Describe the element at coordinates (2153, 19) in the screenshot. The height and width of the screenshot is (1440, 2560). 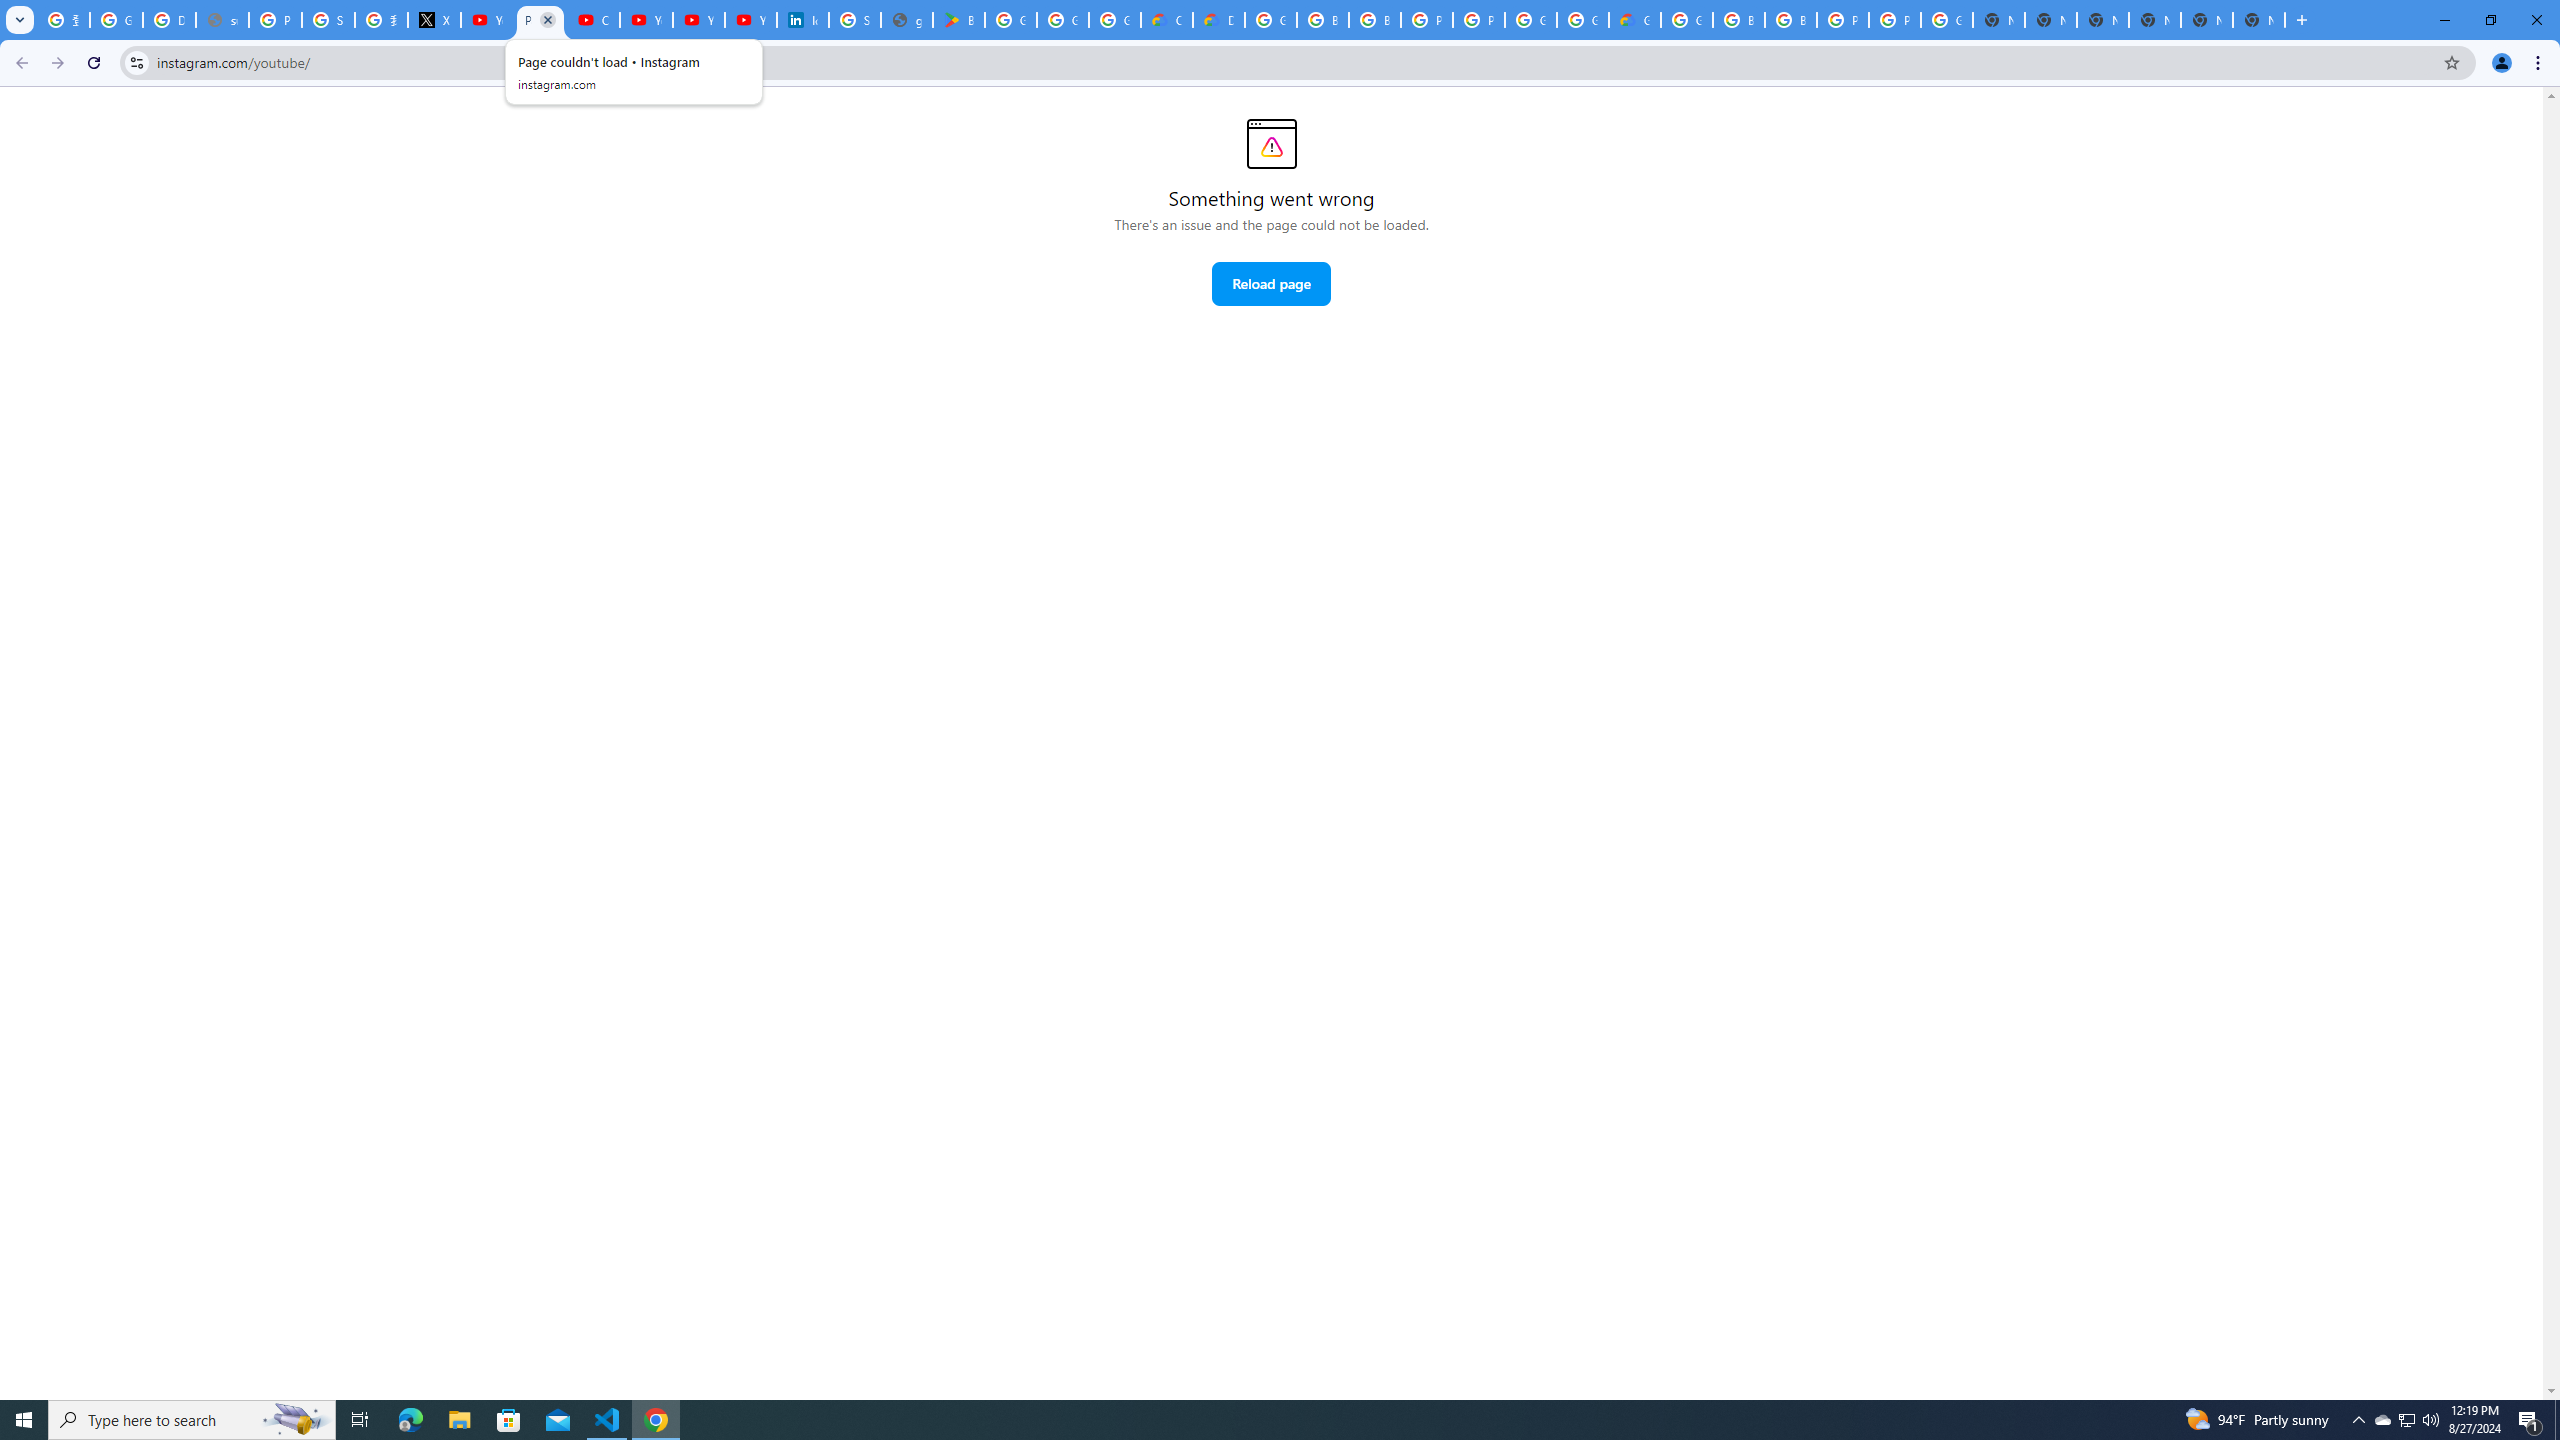
I see `'New Tab'` at that location.